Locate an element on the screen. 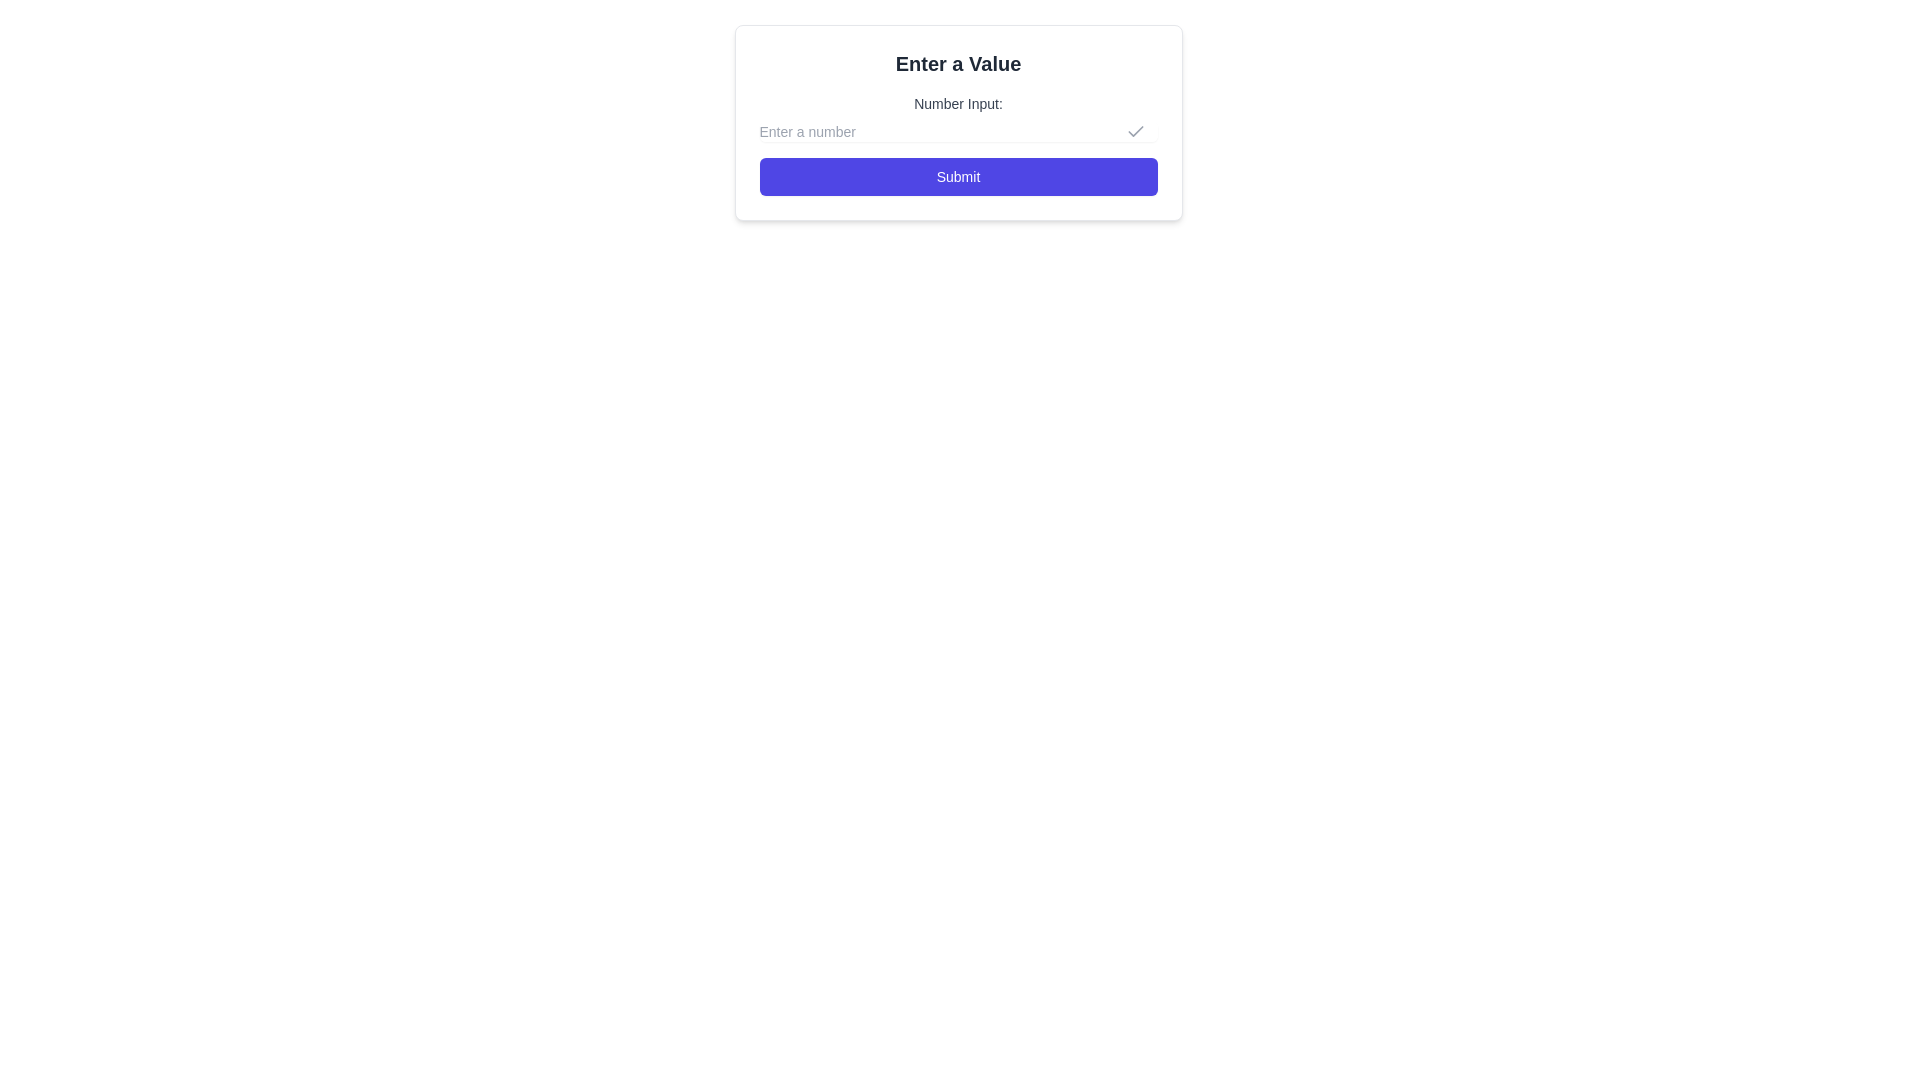  the Text Label that indicates the input field for entering a number, positioned under the header 'Enter a Value' and above the number input field is located at coordinates (957, 104).